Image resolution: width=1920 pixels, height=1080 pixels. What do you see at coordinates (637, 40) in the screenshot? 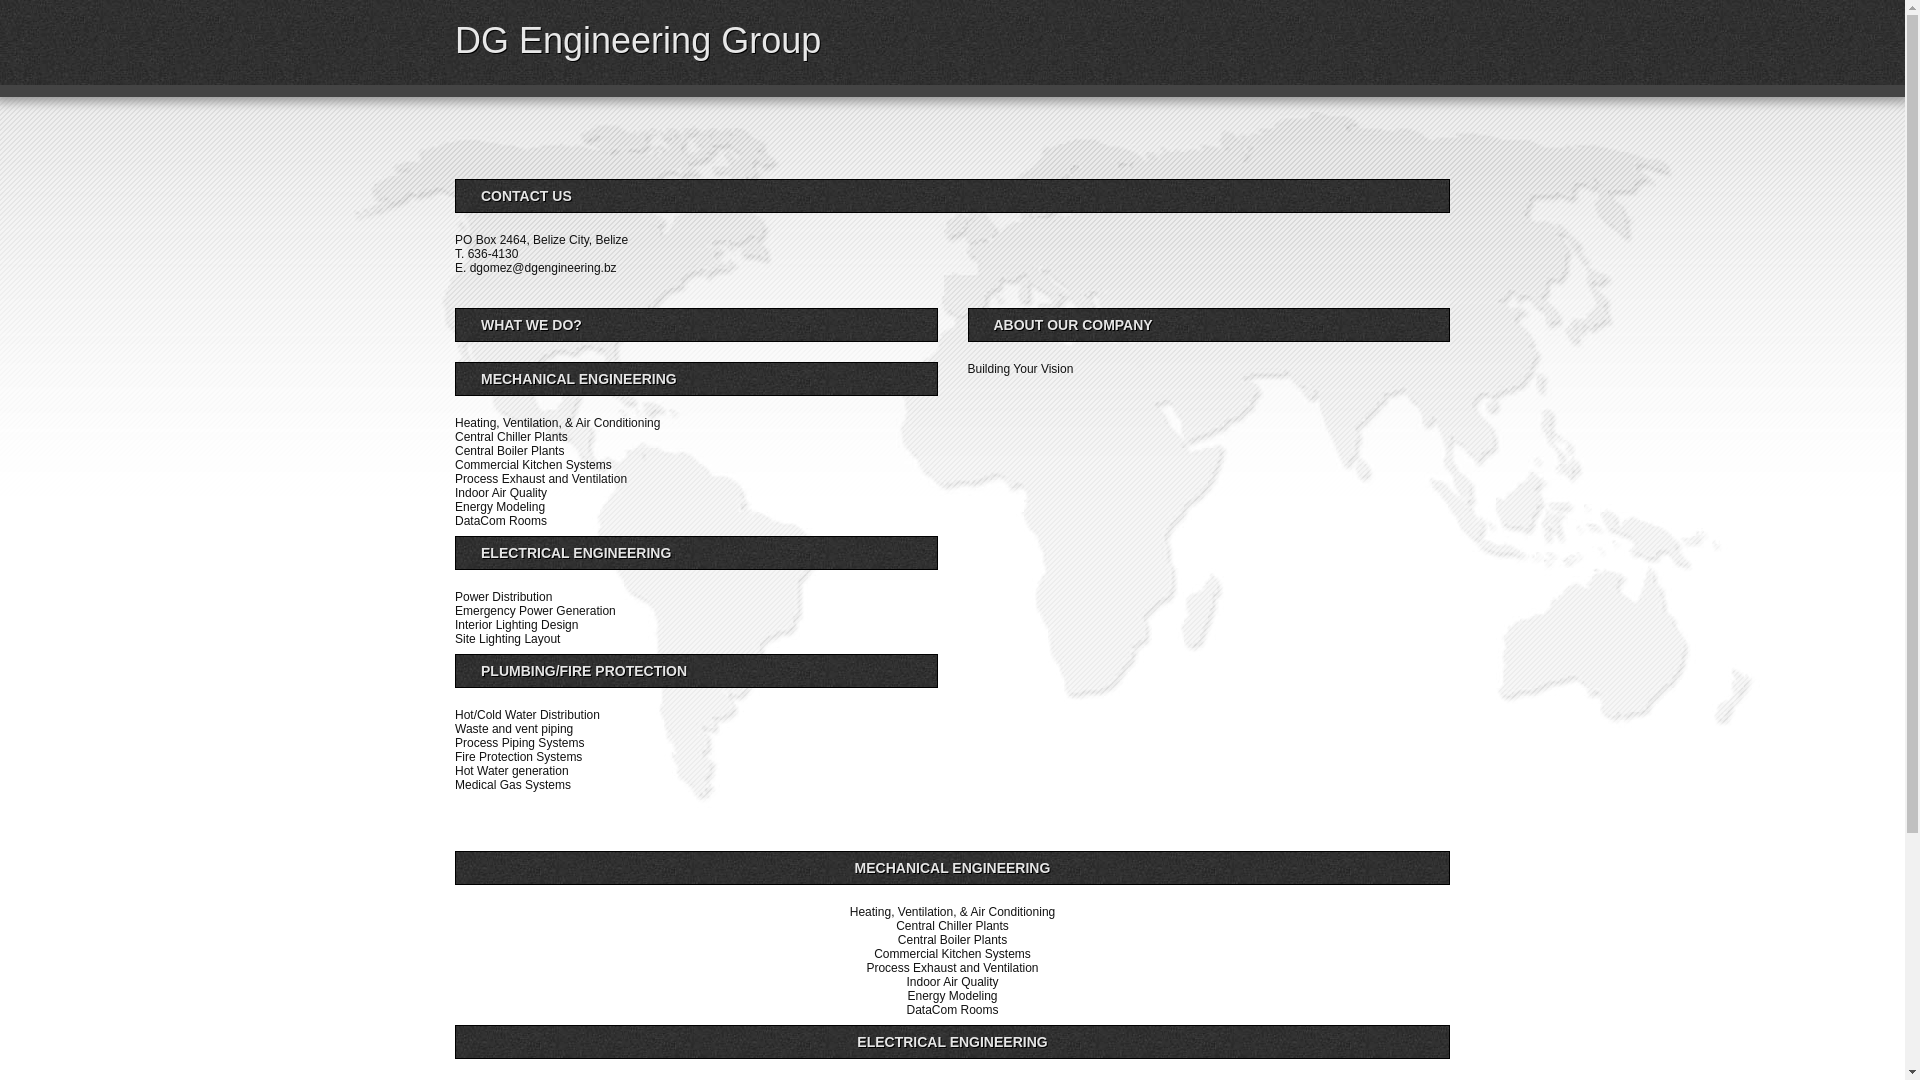
I see `'DG Engineering Group'` at bounding box center [637, 40].